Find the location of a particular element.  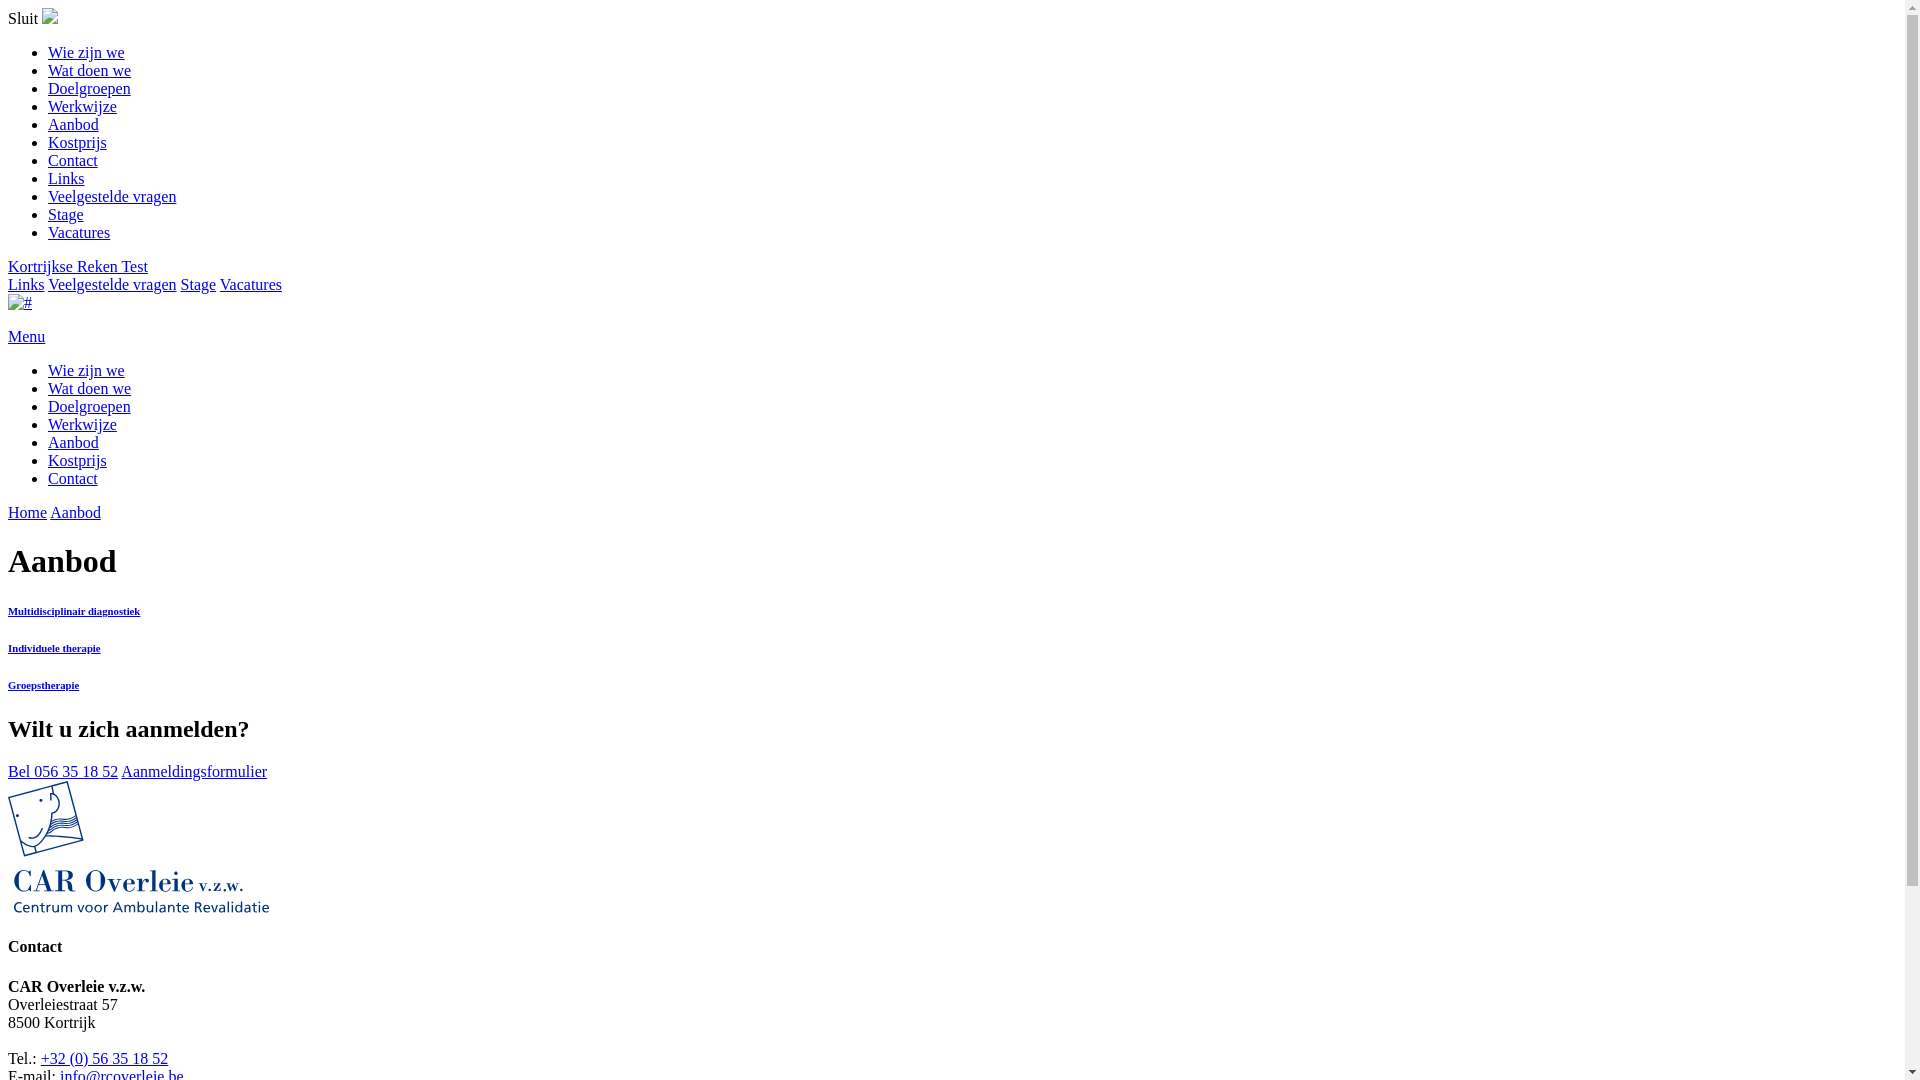

'Stage' is located at coordinates (66, 214).